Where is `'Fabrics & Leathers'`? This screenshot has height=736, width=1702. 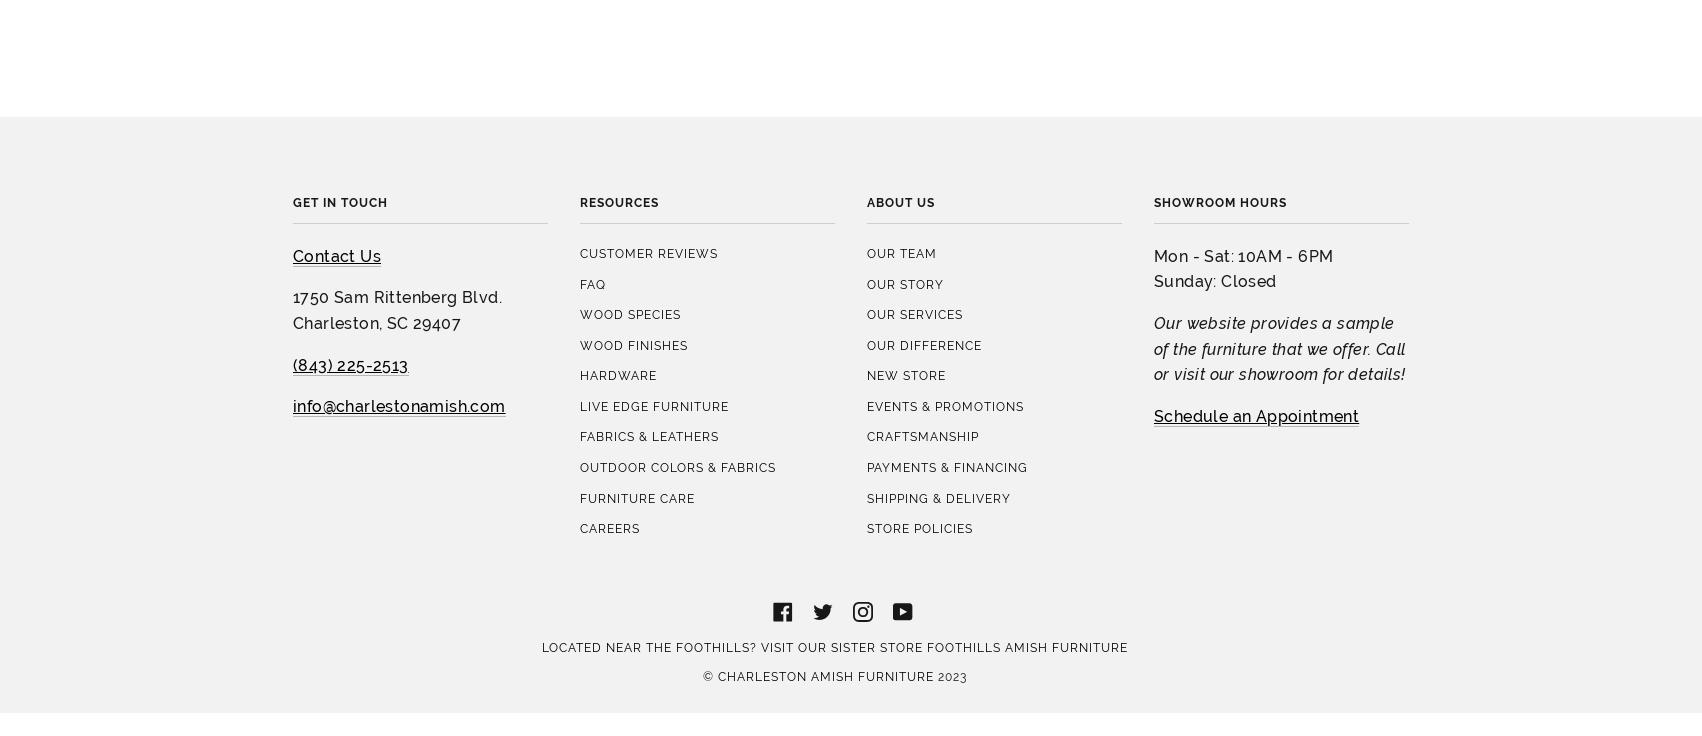
'Fabrics & Leathers' is located at coordinates (649, 259).